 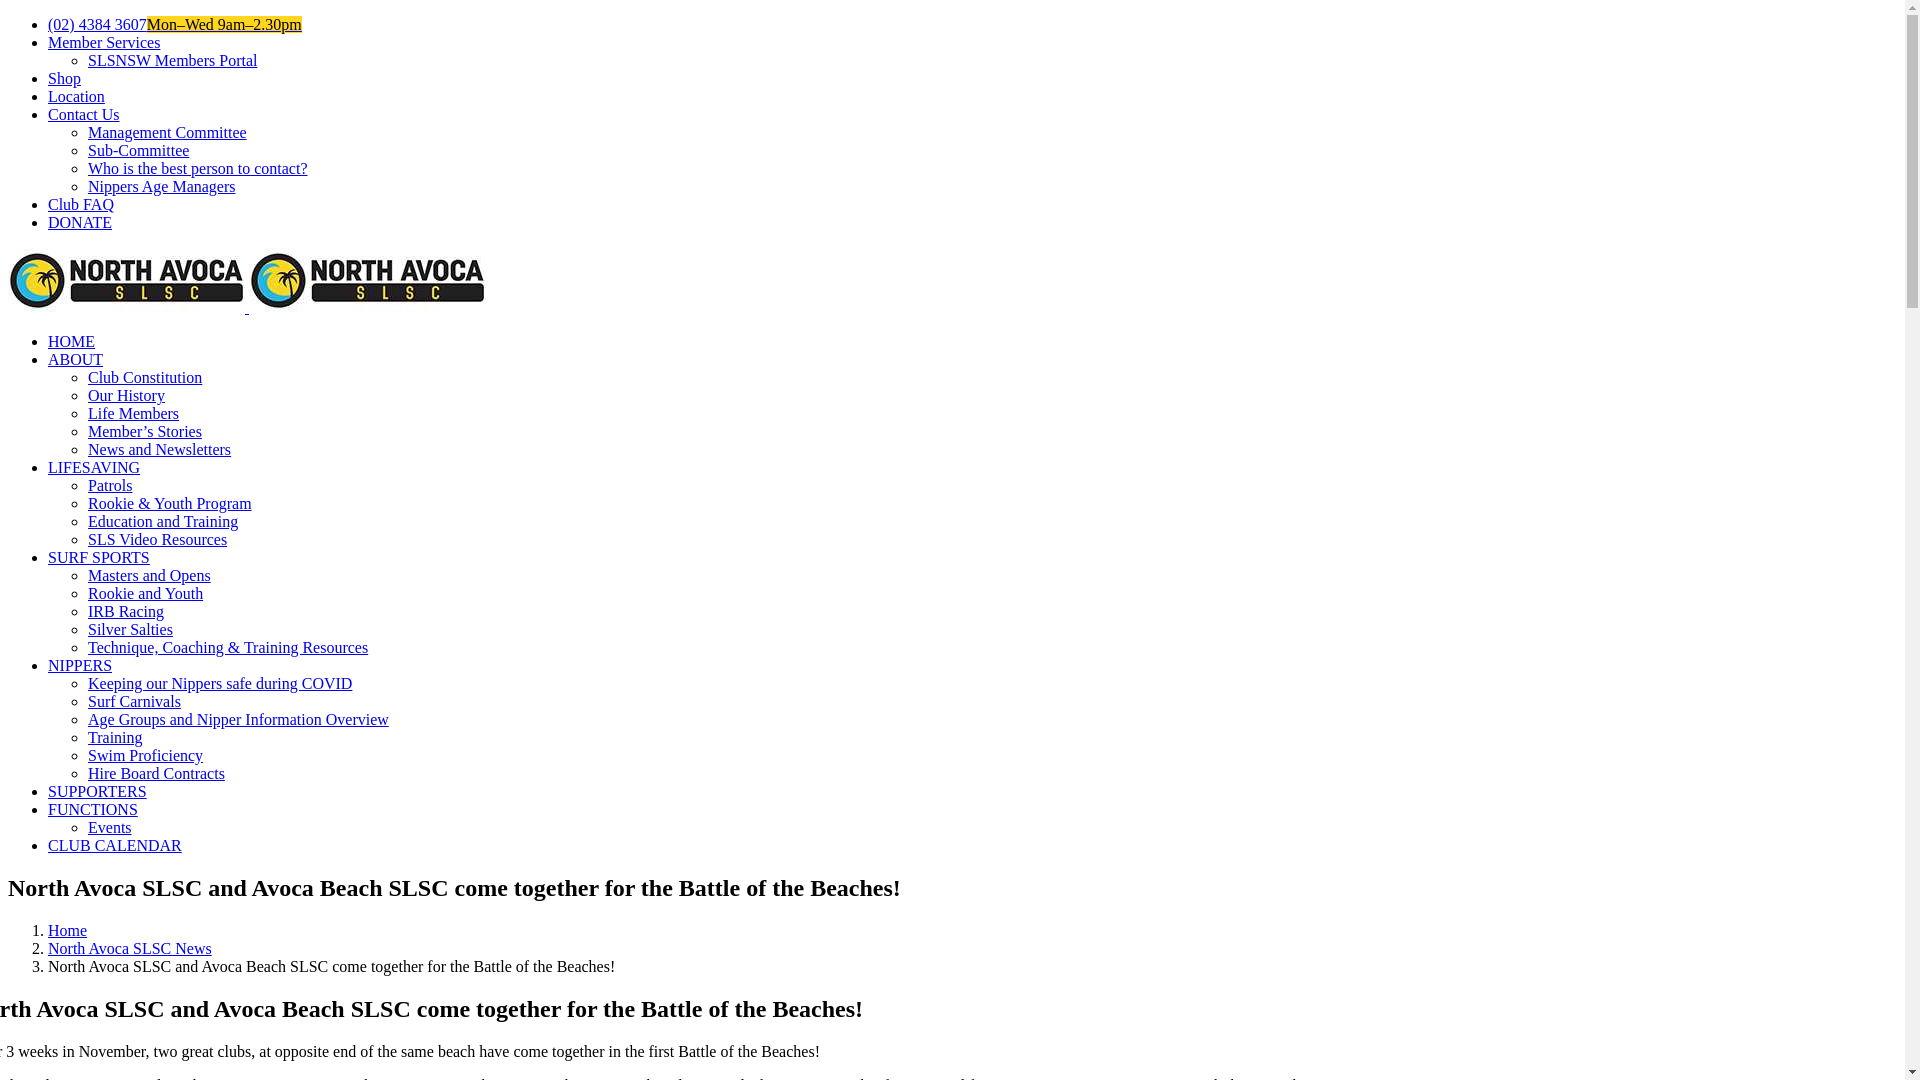 What do you see at coordinates (80, 204) in the screenshot?
I see `'Club FAQ'` at bounding box center [80, 204].